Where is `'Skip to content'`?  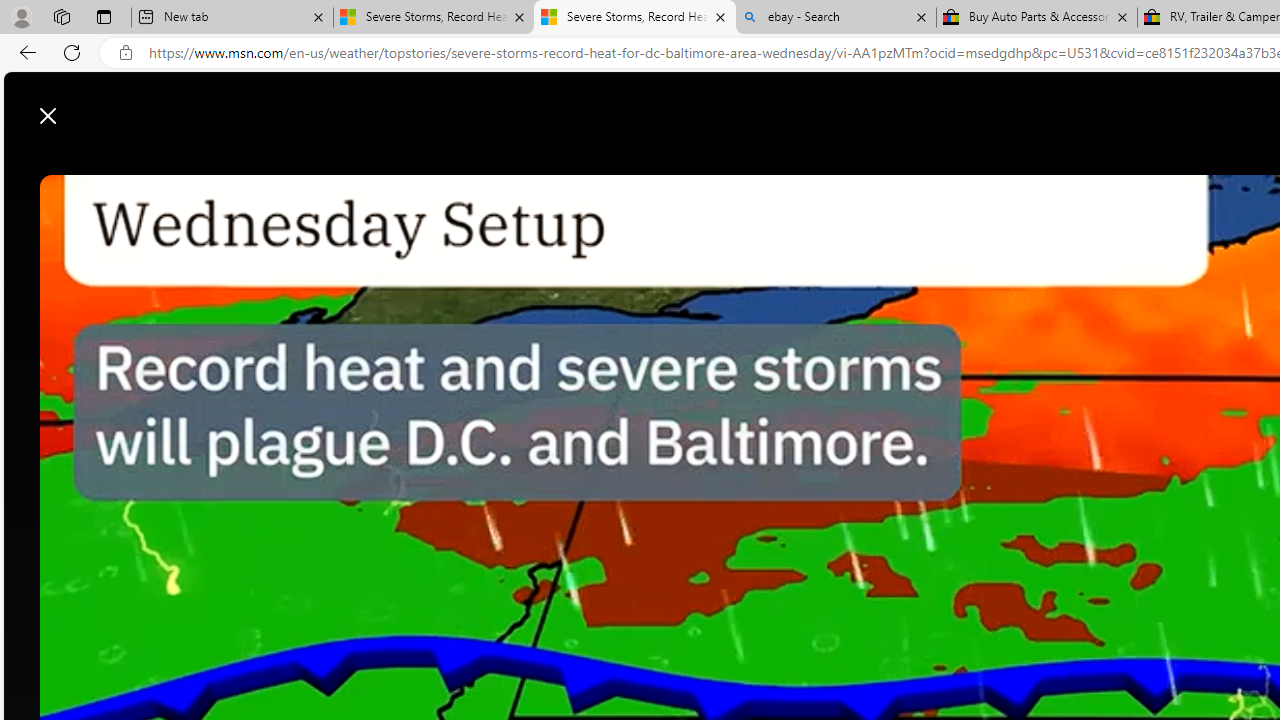
'Skip to content' is located at coordinates (86, 105).